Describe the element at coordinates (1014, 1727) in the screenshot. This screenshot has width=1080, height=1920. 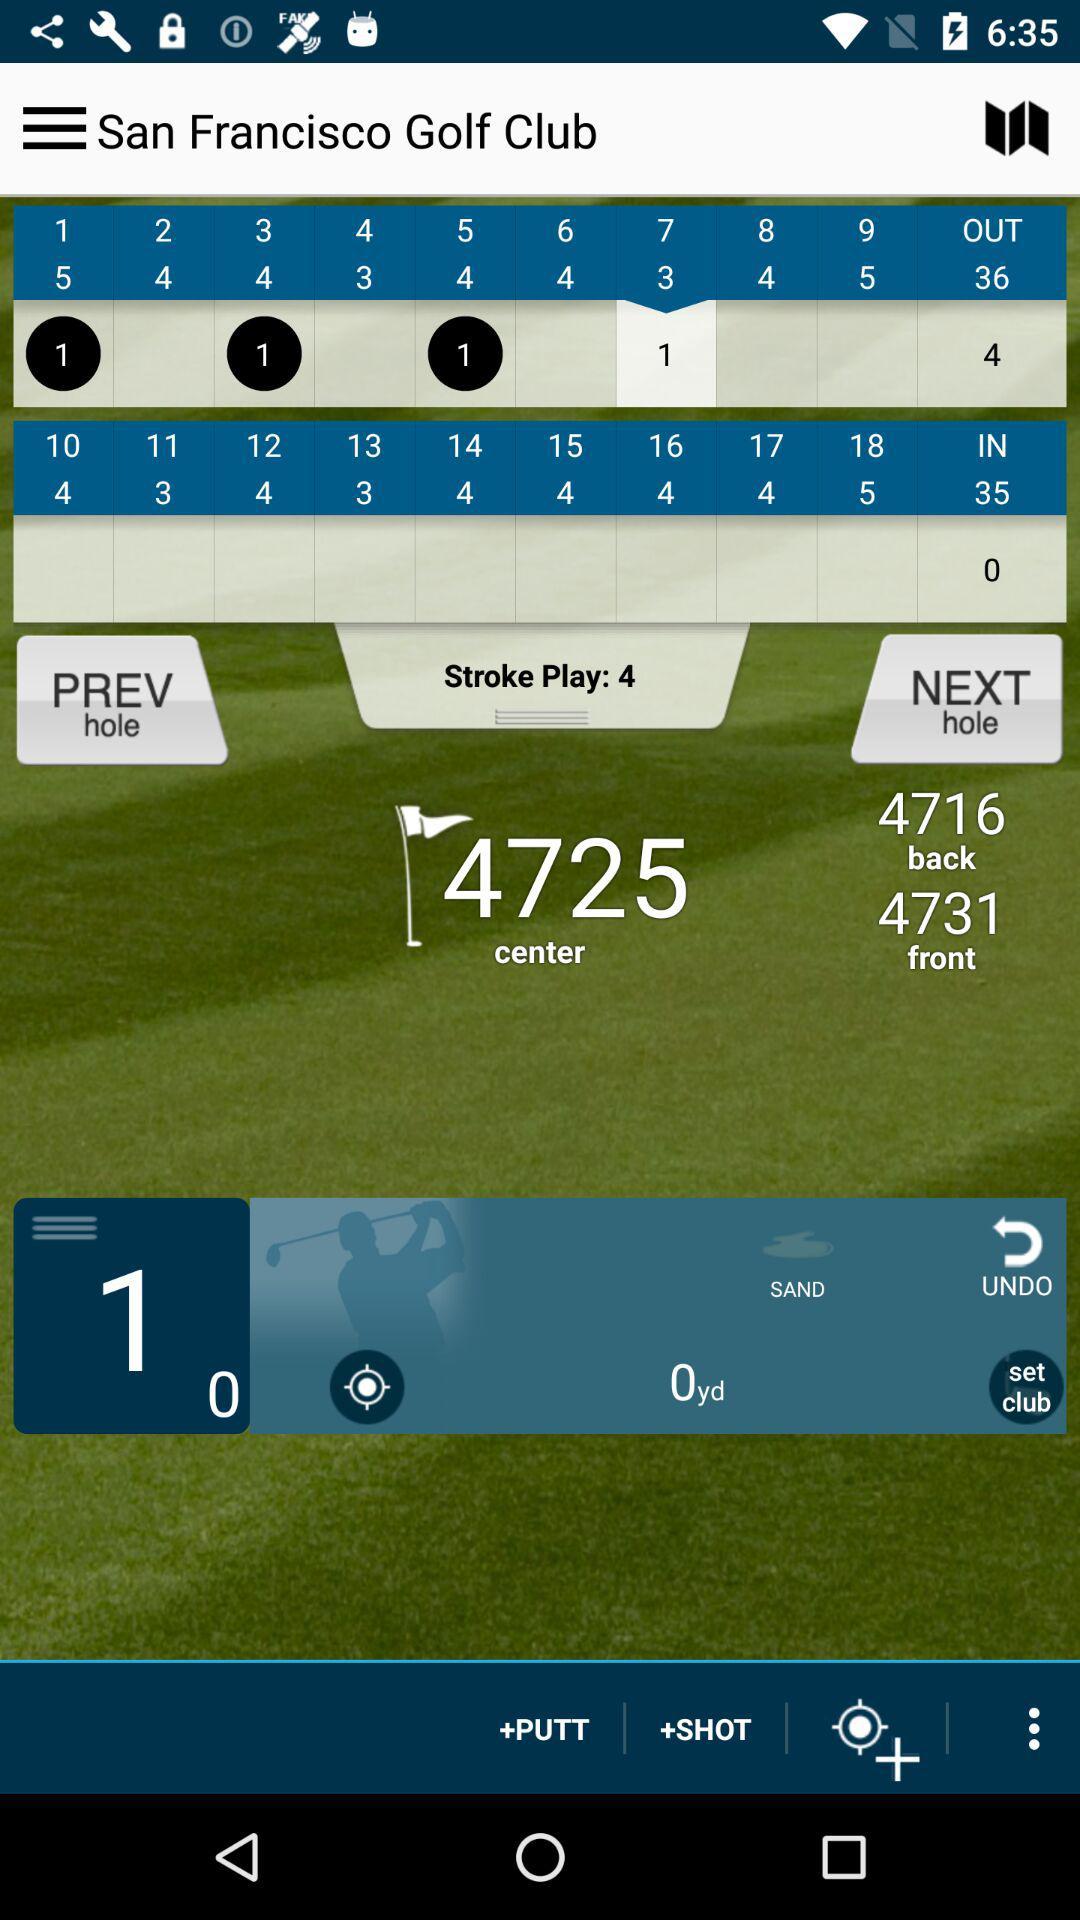
I see `more options` at that location.